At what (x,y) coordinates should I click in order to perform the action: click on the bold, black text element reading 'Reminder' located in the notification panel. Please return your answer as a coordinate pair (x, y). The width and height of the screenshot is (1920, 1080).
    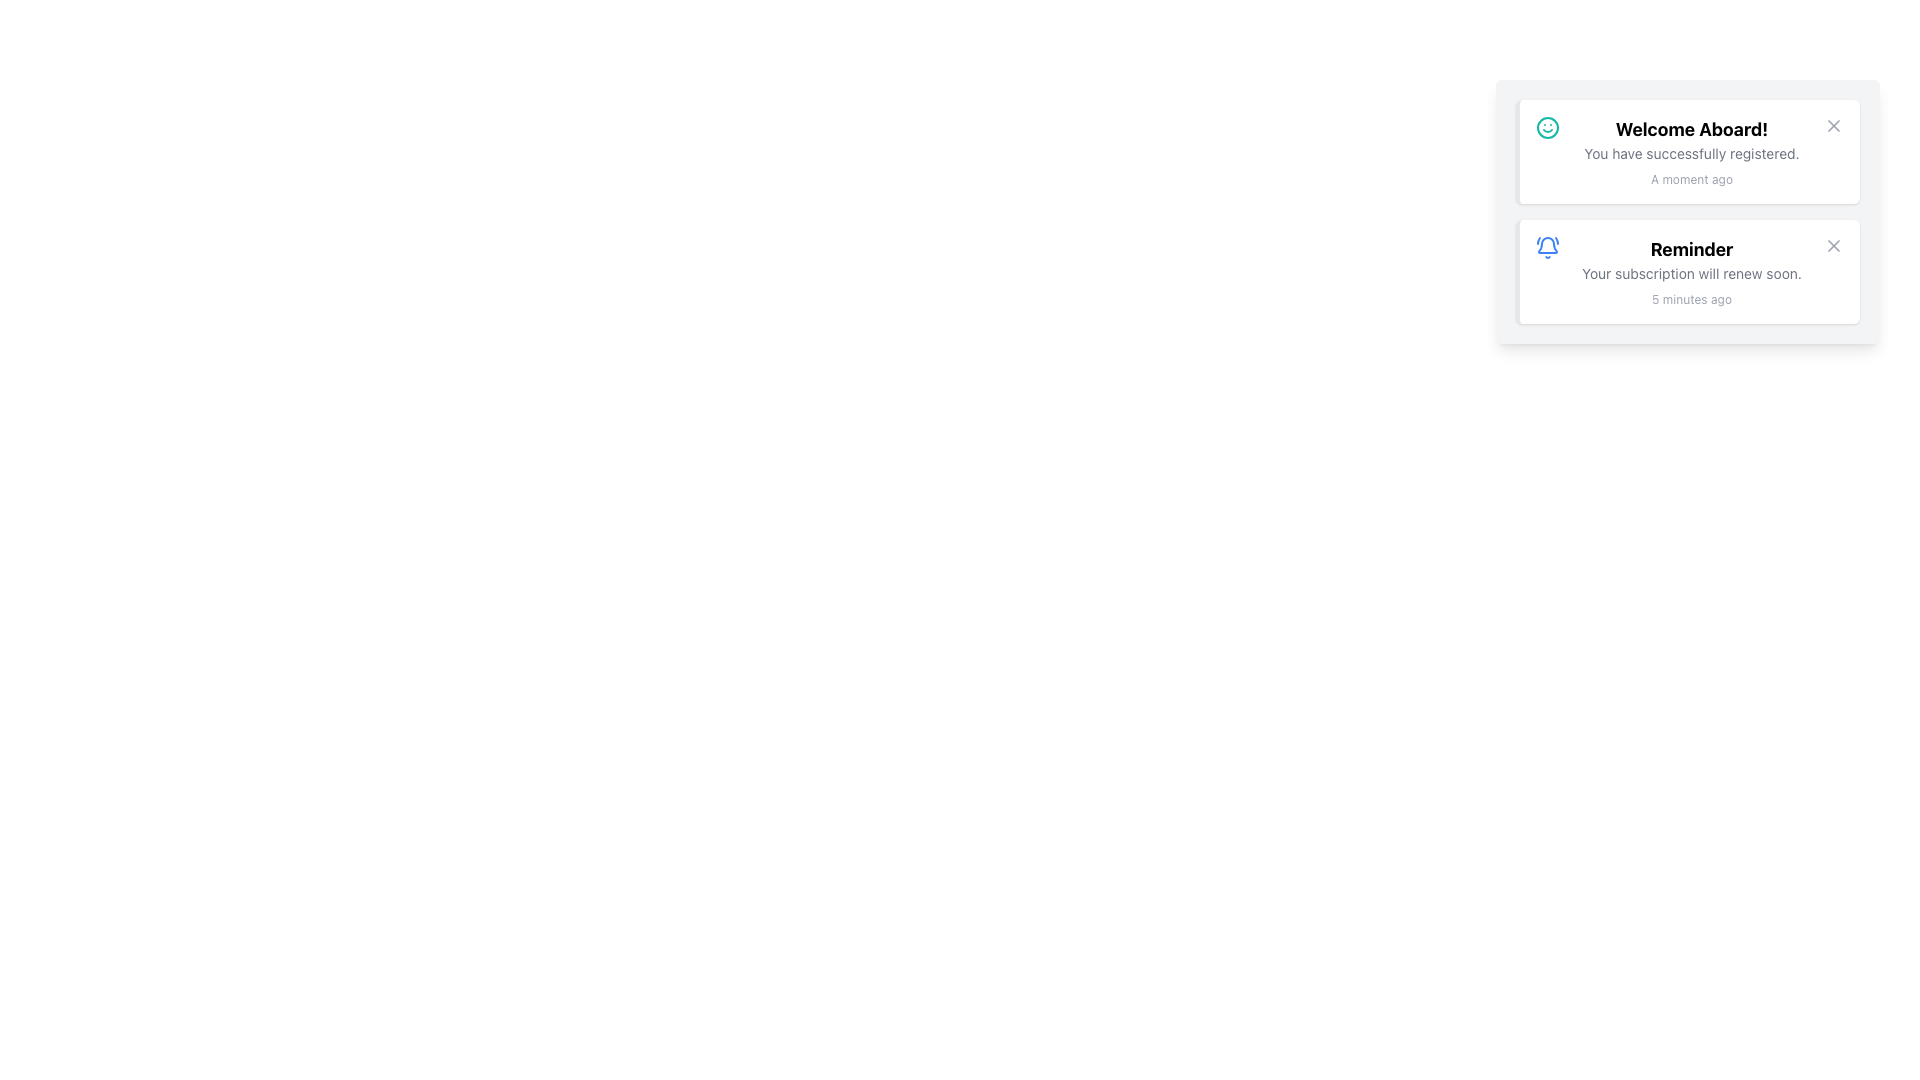
    Looking at the image, I should click on (1690, 249).